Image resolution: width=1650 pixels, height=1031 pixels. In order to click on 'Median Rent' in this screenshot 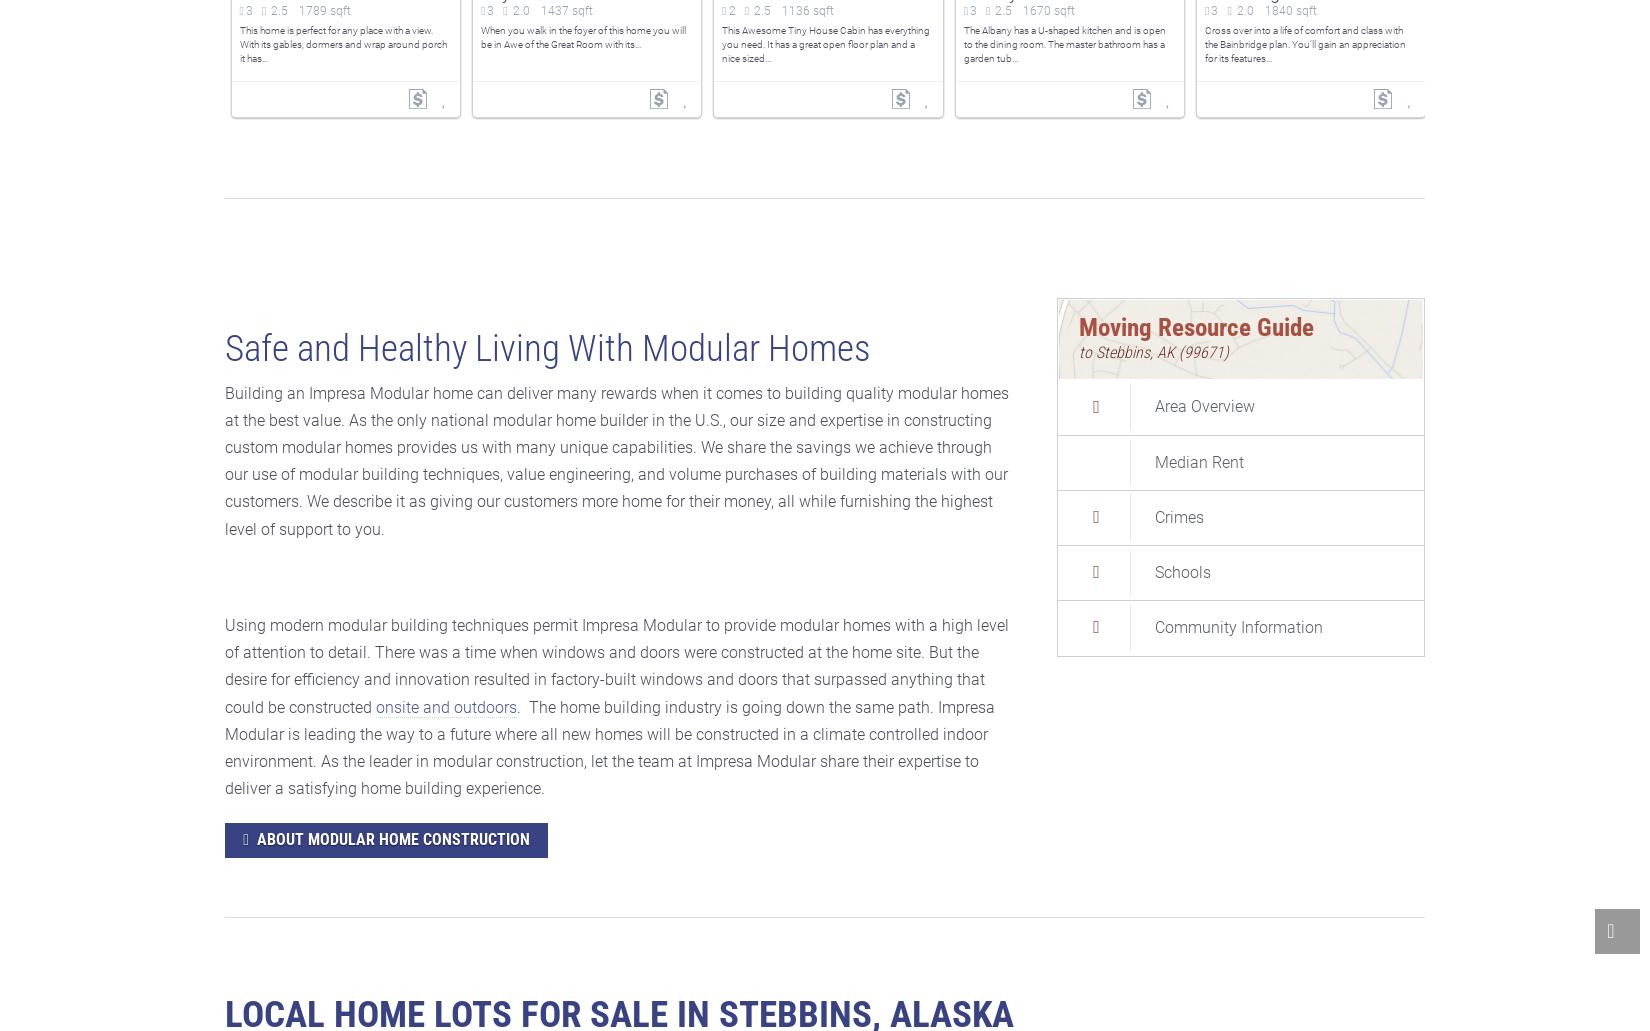, I will do `click(1198, 461)`.